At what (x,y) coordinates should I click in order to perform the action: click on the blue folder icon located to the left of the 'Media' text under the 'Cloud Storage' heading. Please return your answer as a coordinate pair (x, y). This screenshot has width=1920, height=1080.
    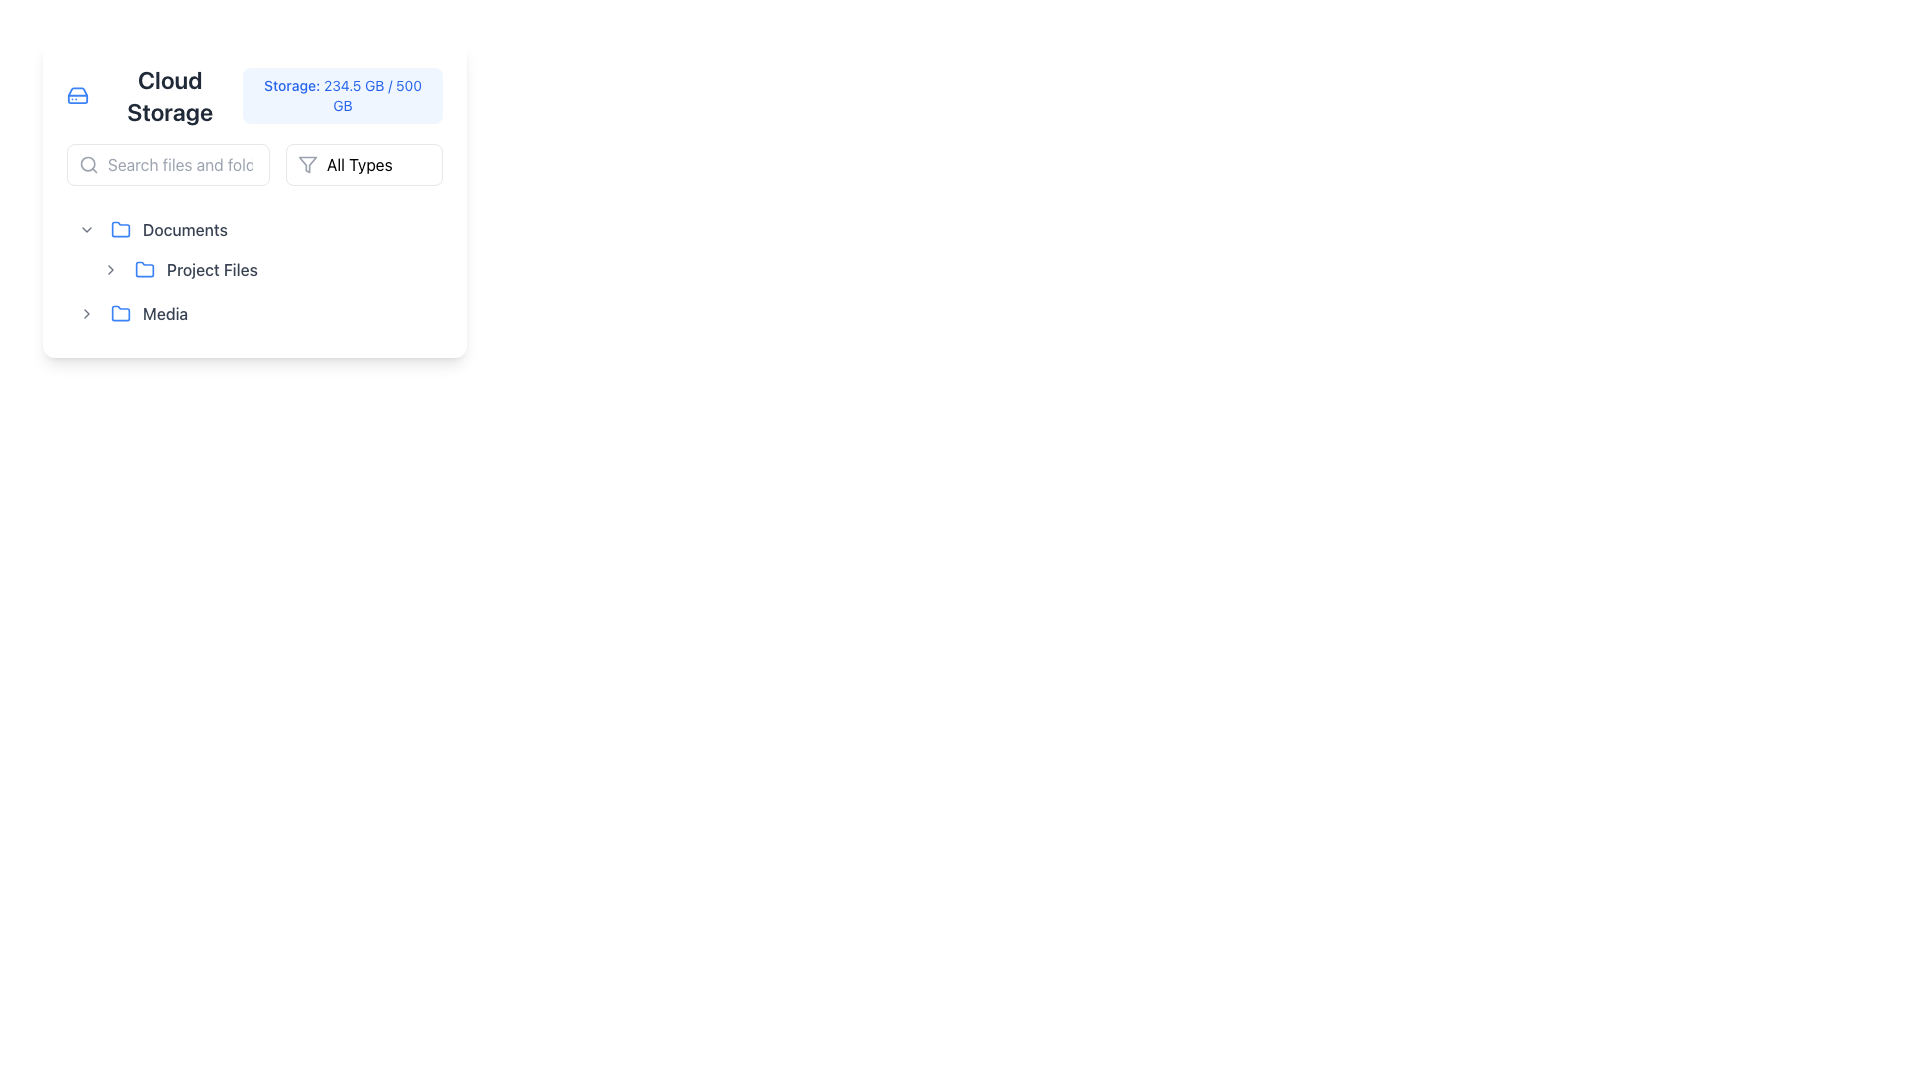
    Looking at the image, I should click on (119, 313).